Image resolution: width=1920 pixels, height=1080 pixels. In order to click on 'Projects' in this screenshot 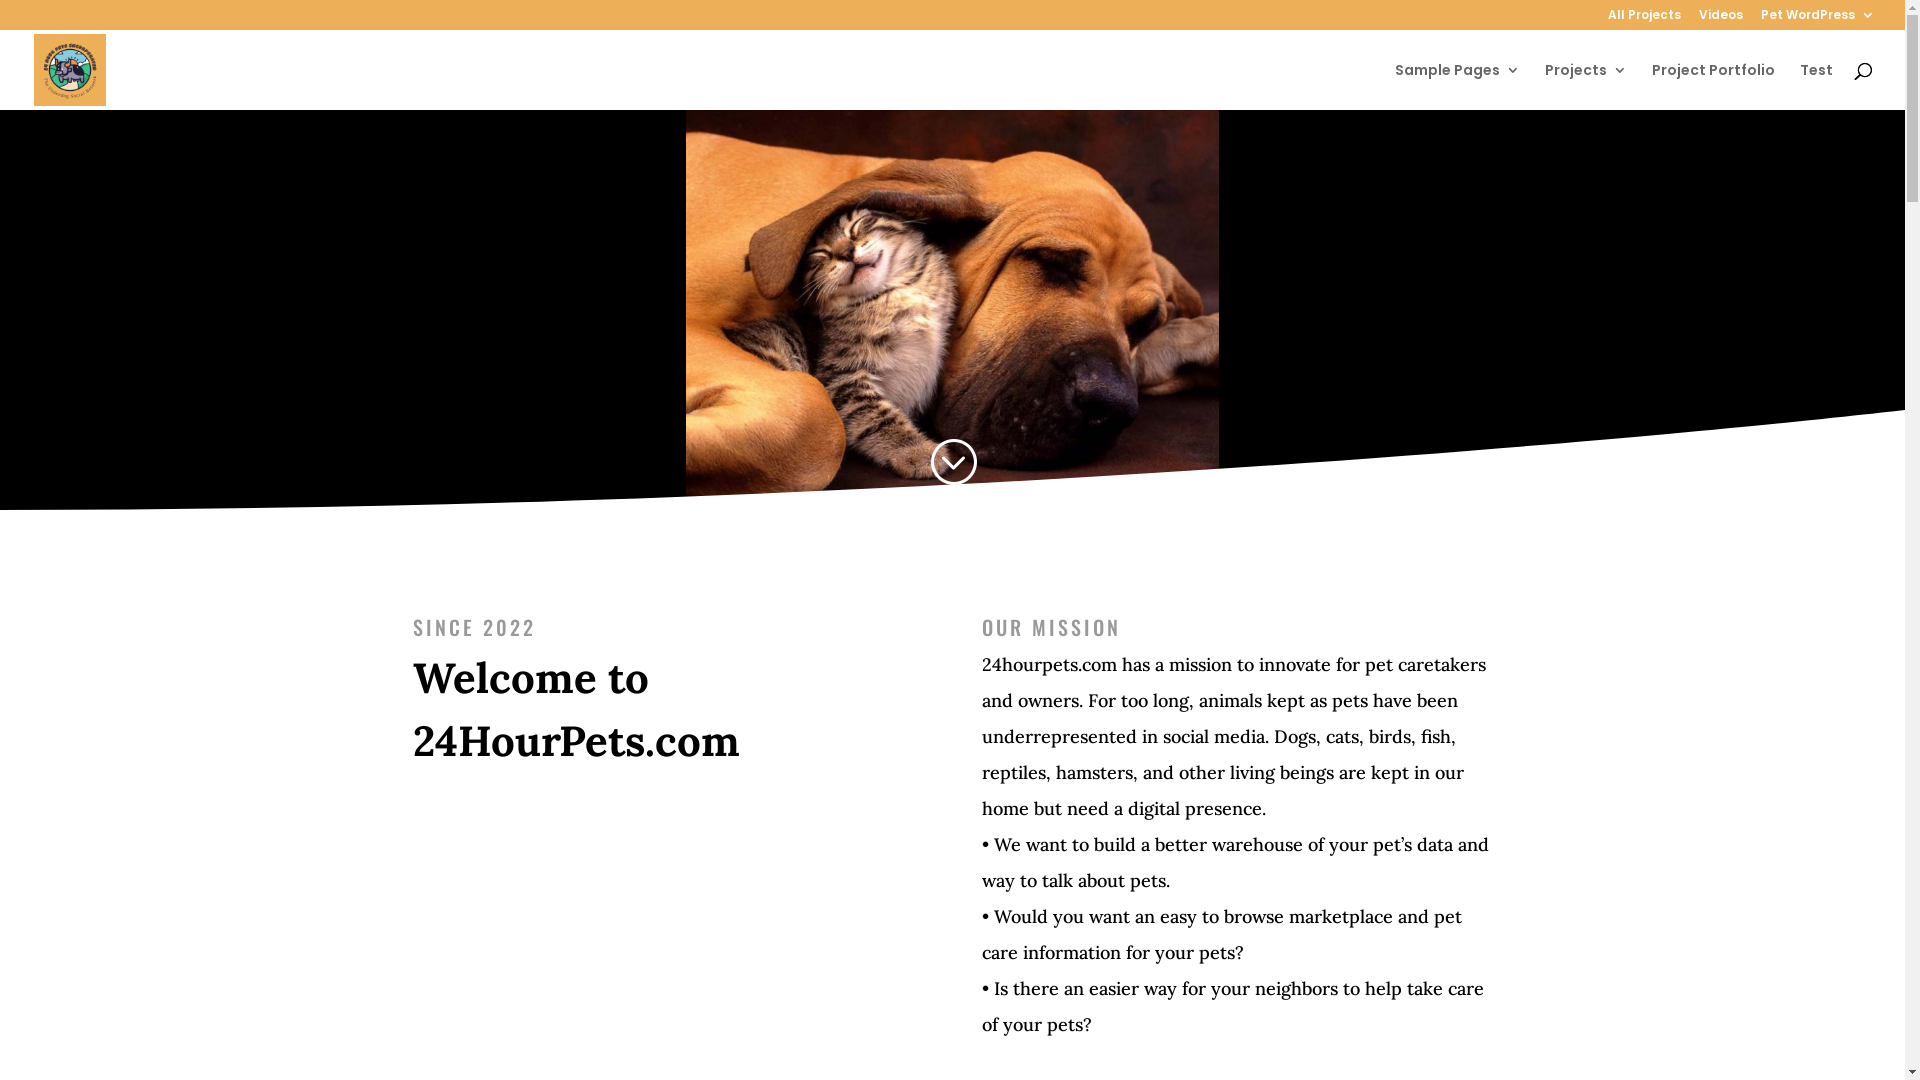, I will do `click(1584, 85)`.